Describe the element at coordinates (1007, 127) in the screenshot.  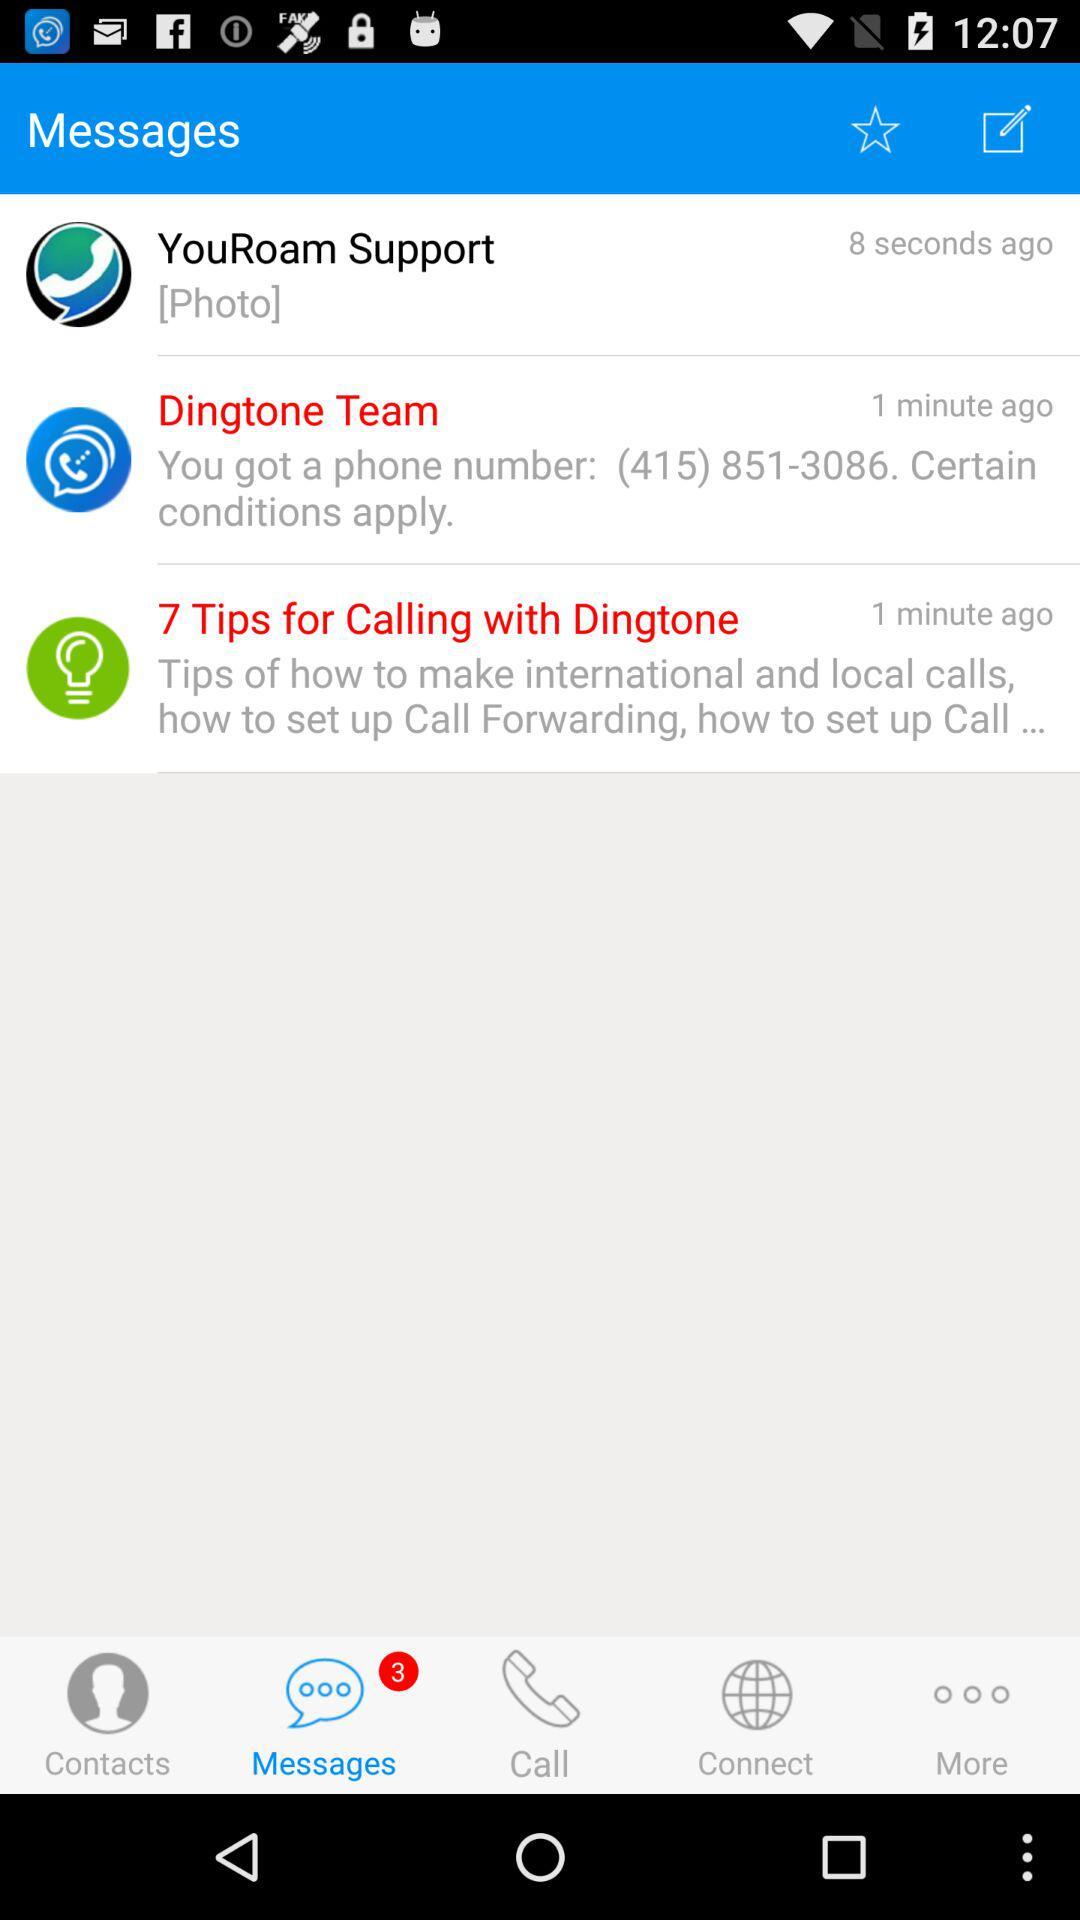
I see `new message` at that location.